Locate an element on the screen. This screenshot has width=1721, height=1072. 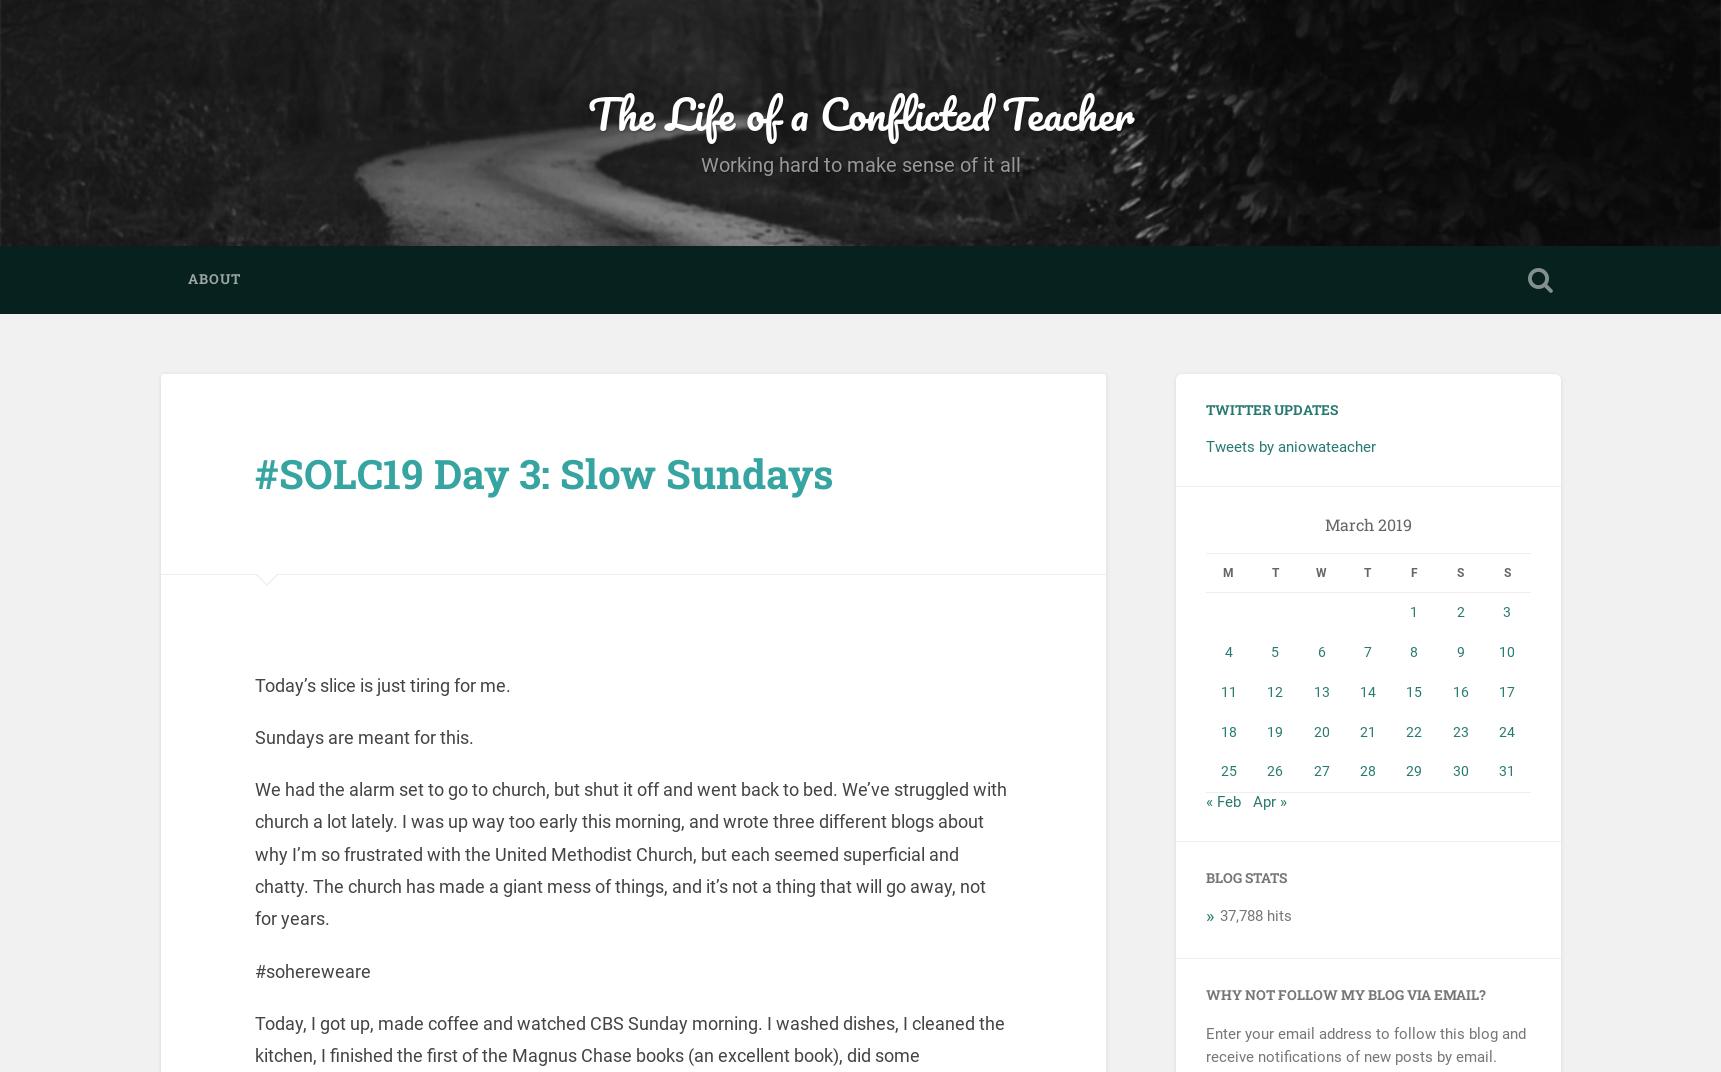
'« Feb' is located at coordinates (1204, 801).